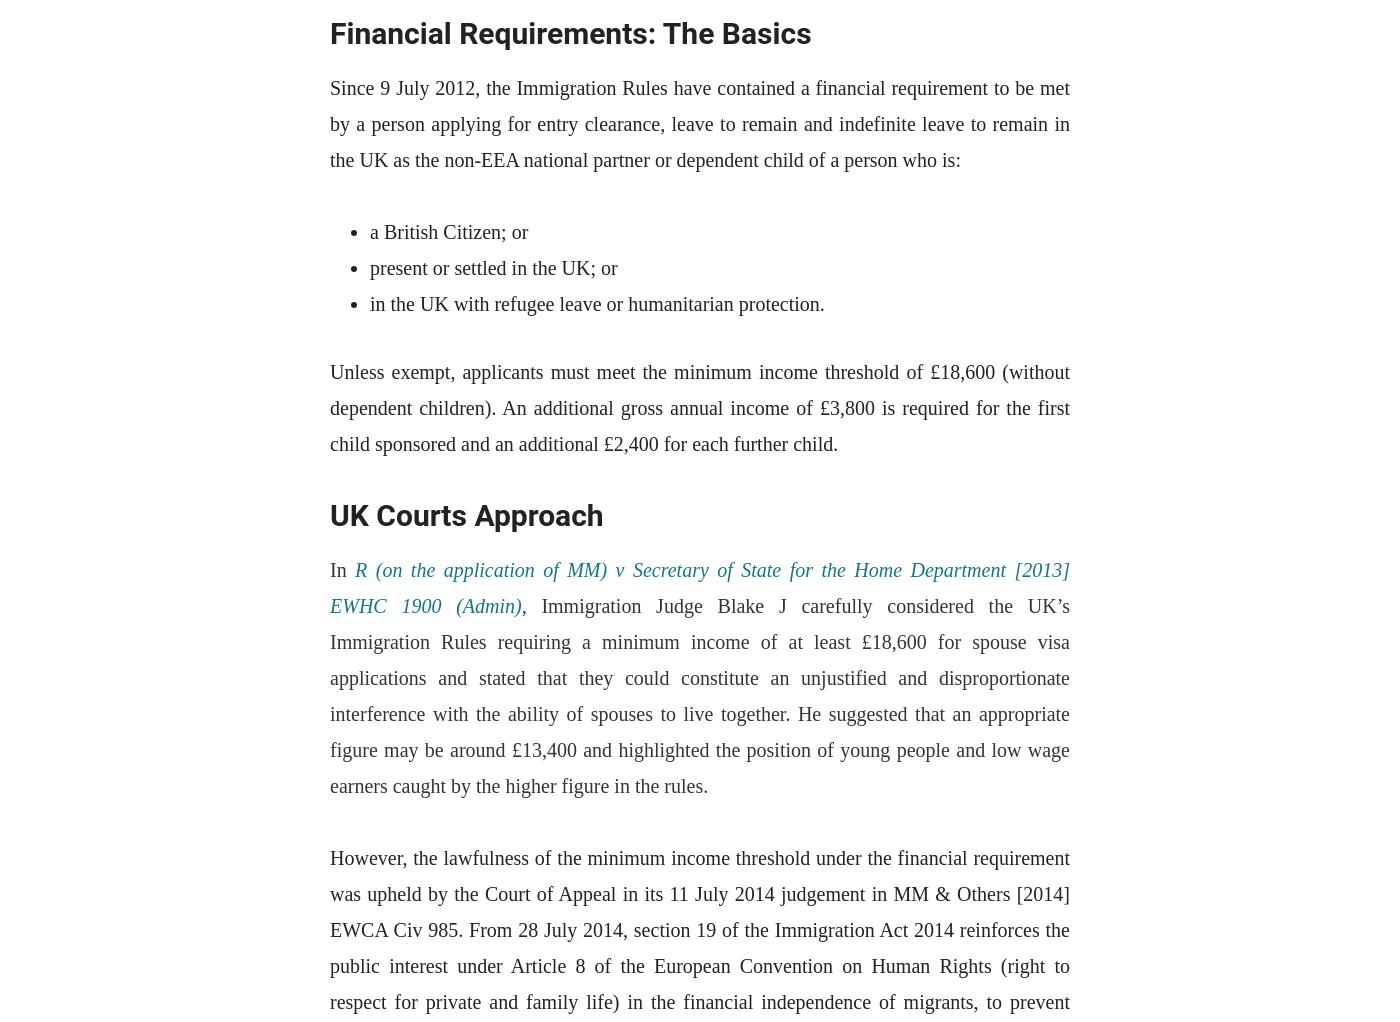  Describe the element at coordinates (614, 604) in the screenshot. I see `'Immigration Judge'` at that location.